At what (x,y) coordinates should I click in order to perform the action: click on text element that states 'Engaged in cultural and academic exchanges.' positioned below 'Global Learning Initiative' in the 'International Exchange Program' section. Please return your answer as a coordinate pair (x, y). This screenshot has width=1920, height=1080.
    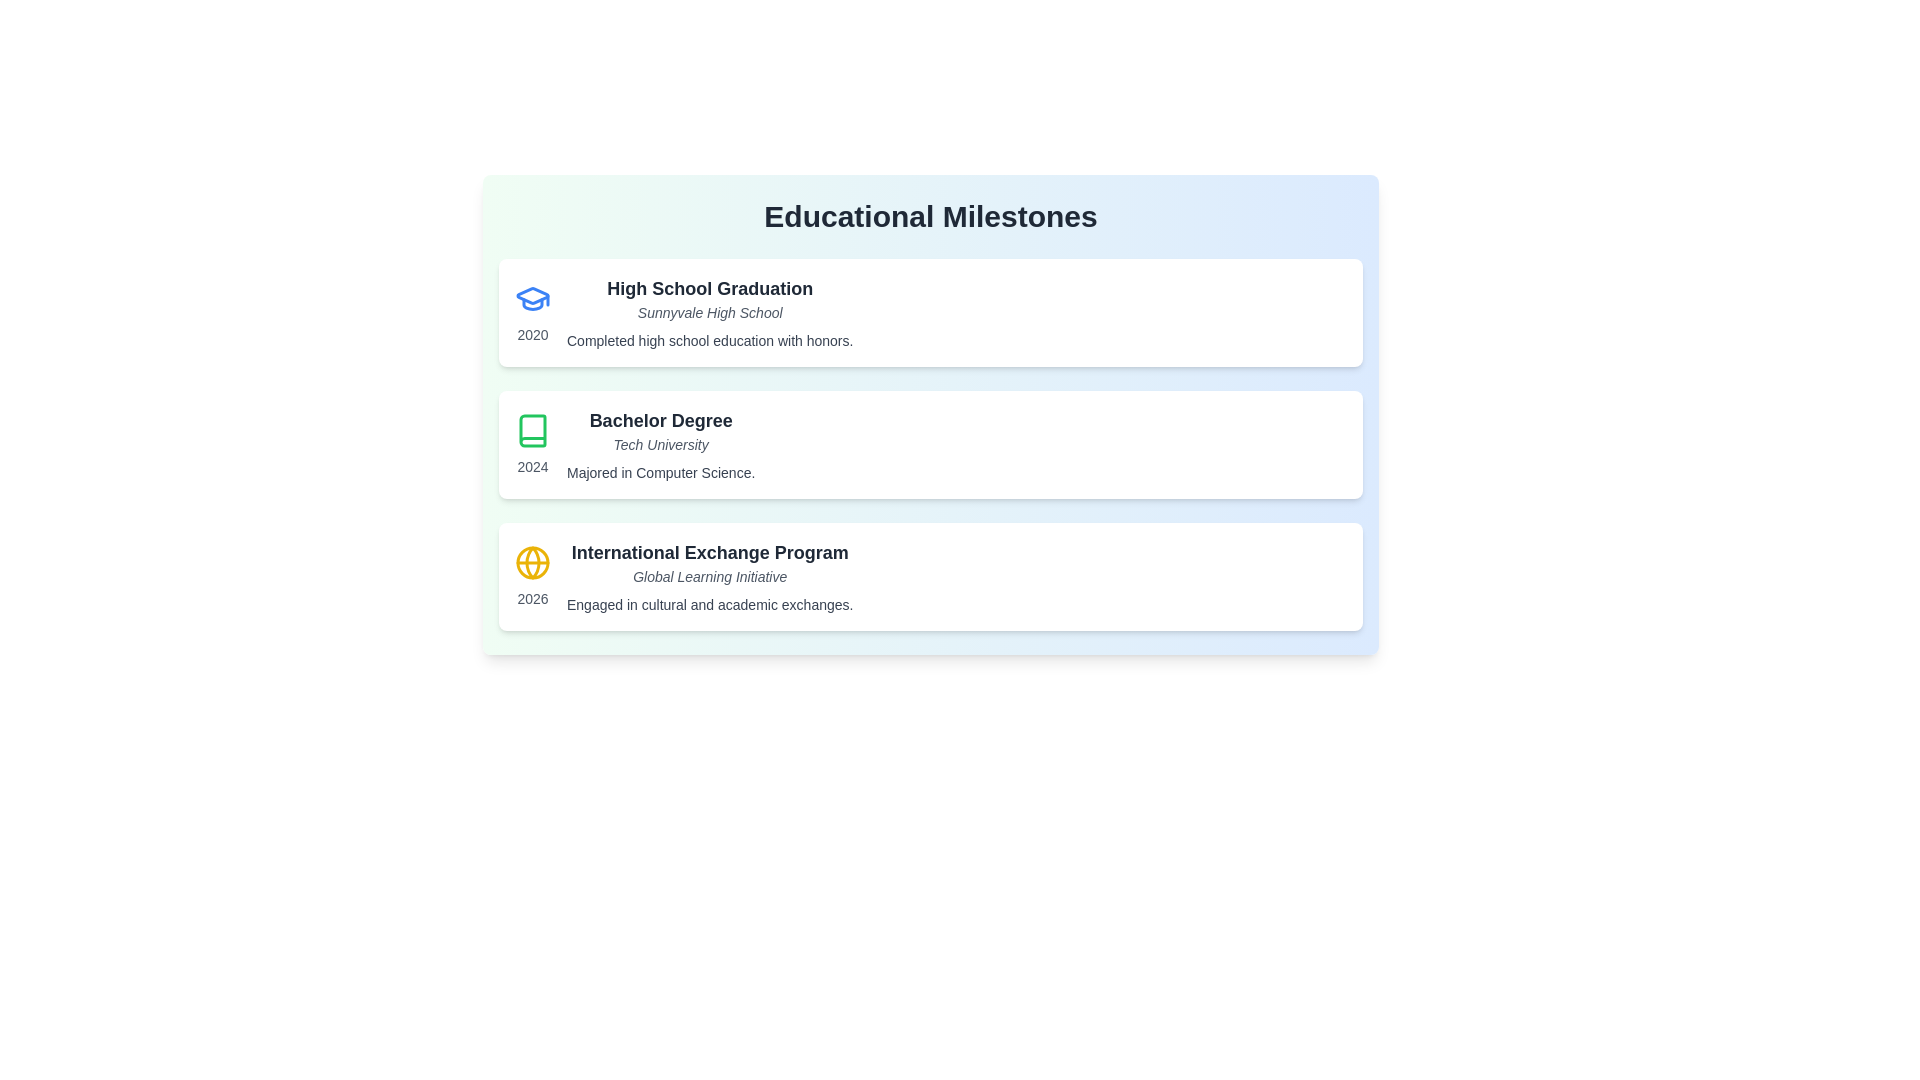
    Looking at the image, I should click on (710, 604).